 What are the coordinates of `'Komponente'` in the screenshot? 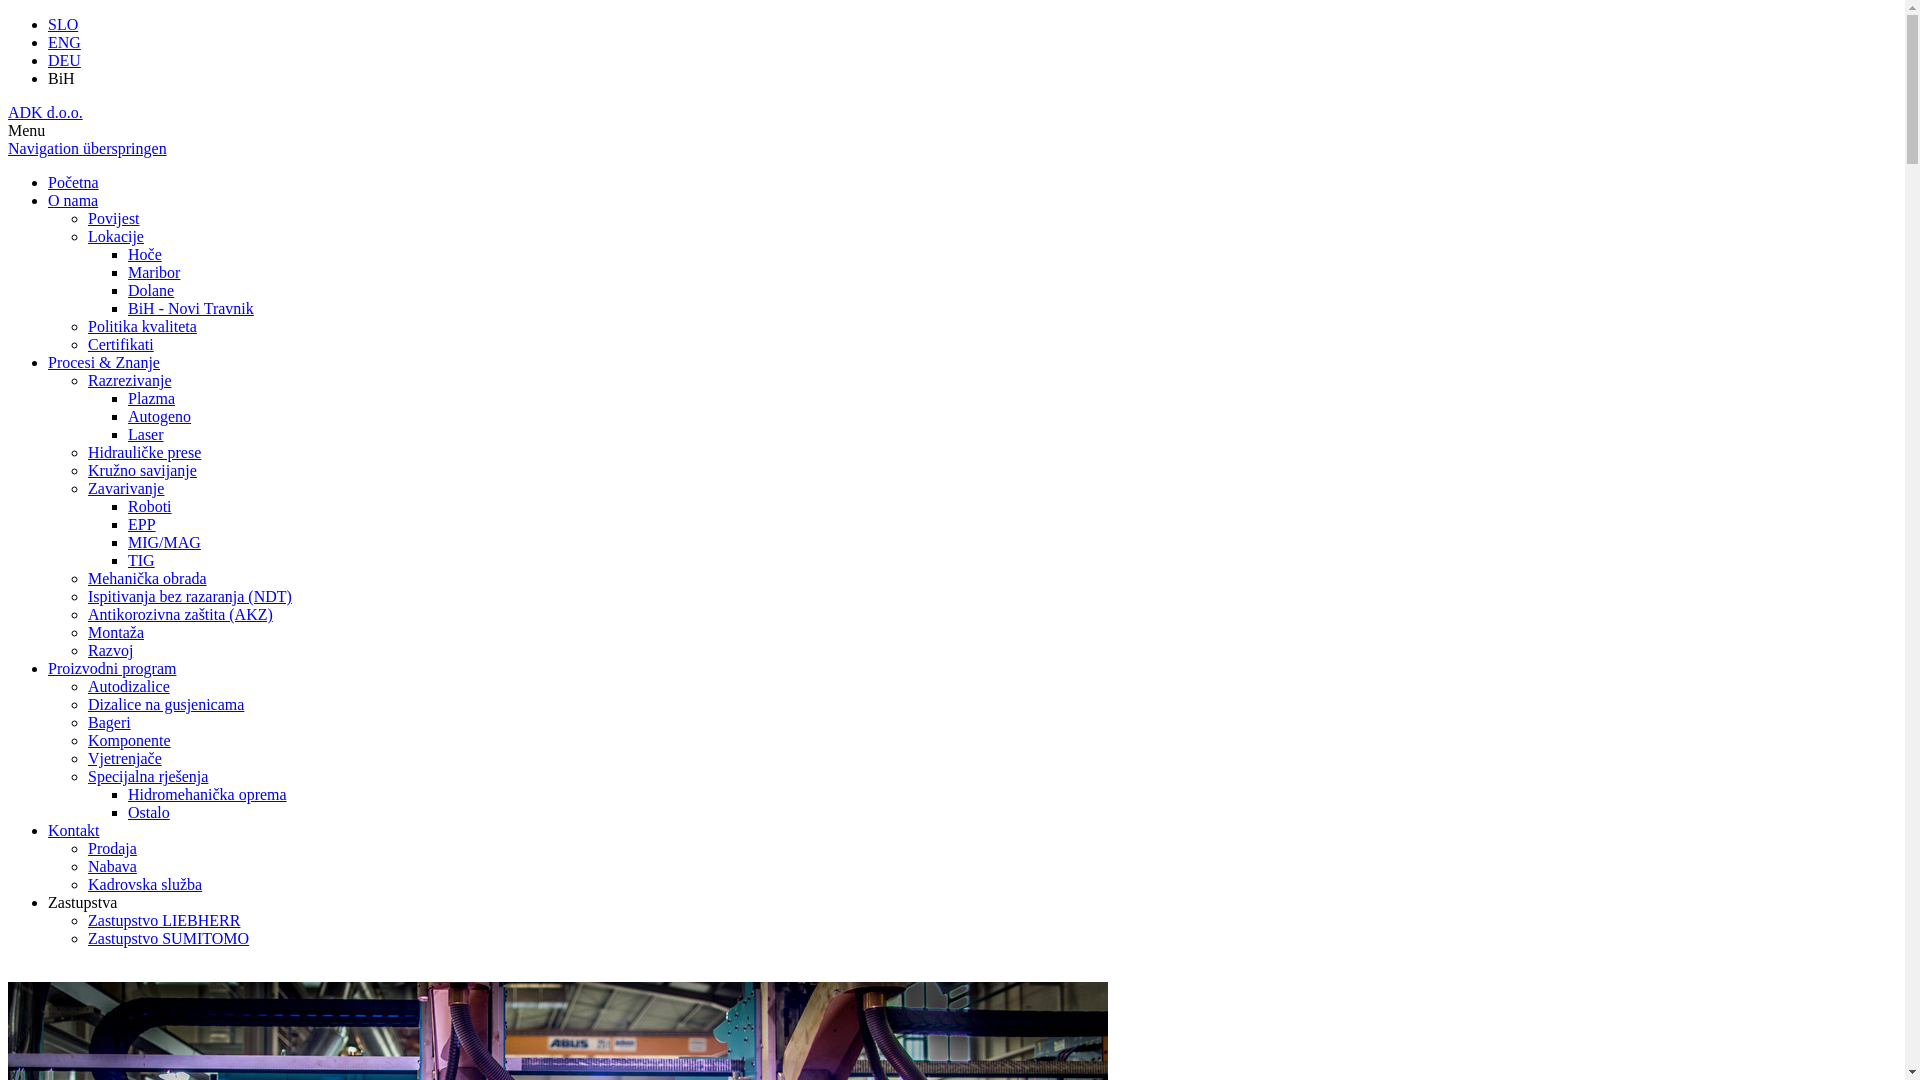 It's located at (86, 740).